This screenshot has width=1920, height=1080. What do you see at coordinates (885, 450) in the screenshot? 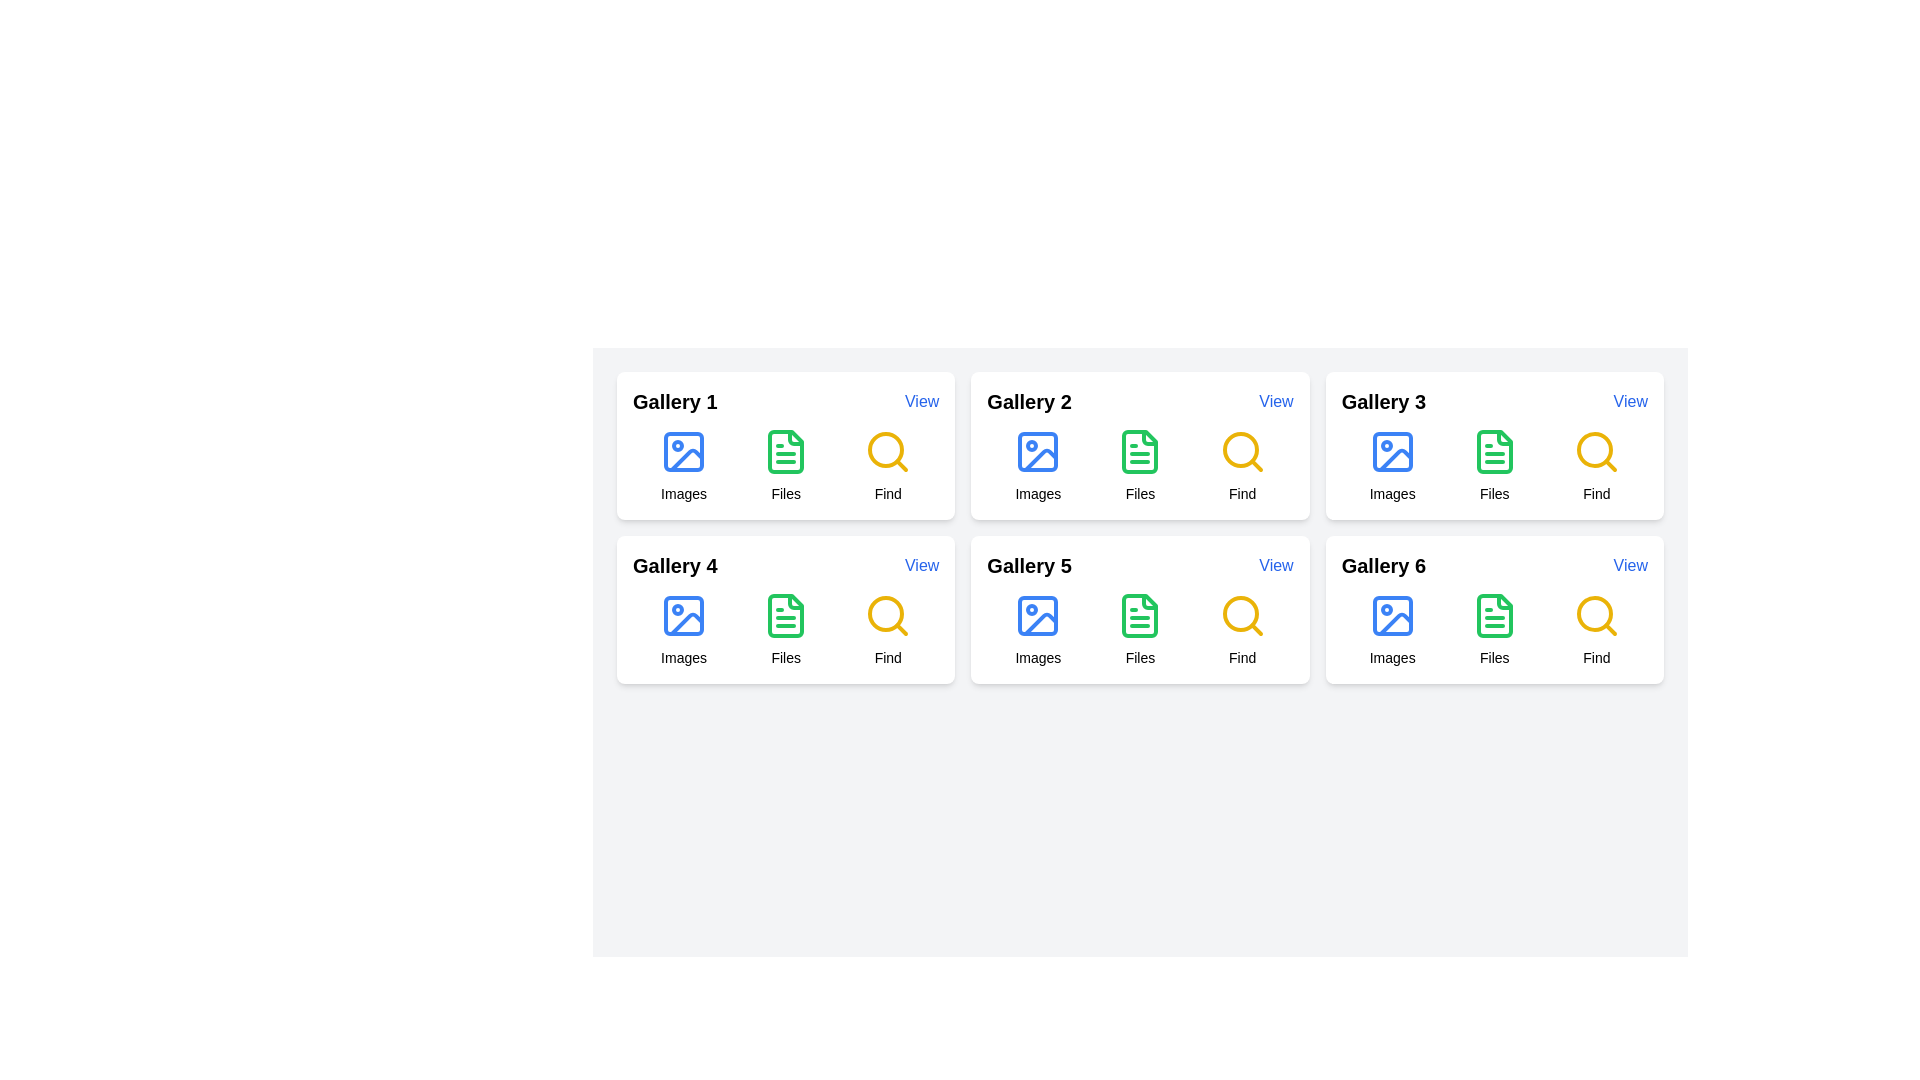
I see `the 'Find' search icon, which is a circular outline with a bright yellow color, located in the first gallery group of the grid interface` at bounding box center [885, 450].